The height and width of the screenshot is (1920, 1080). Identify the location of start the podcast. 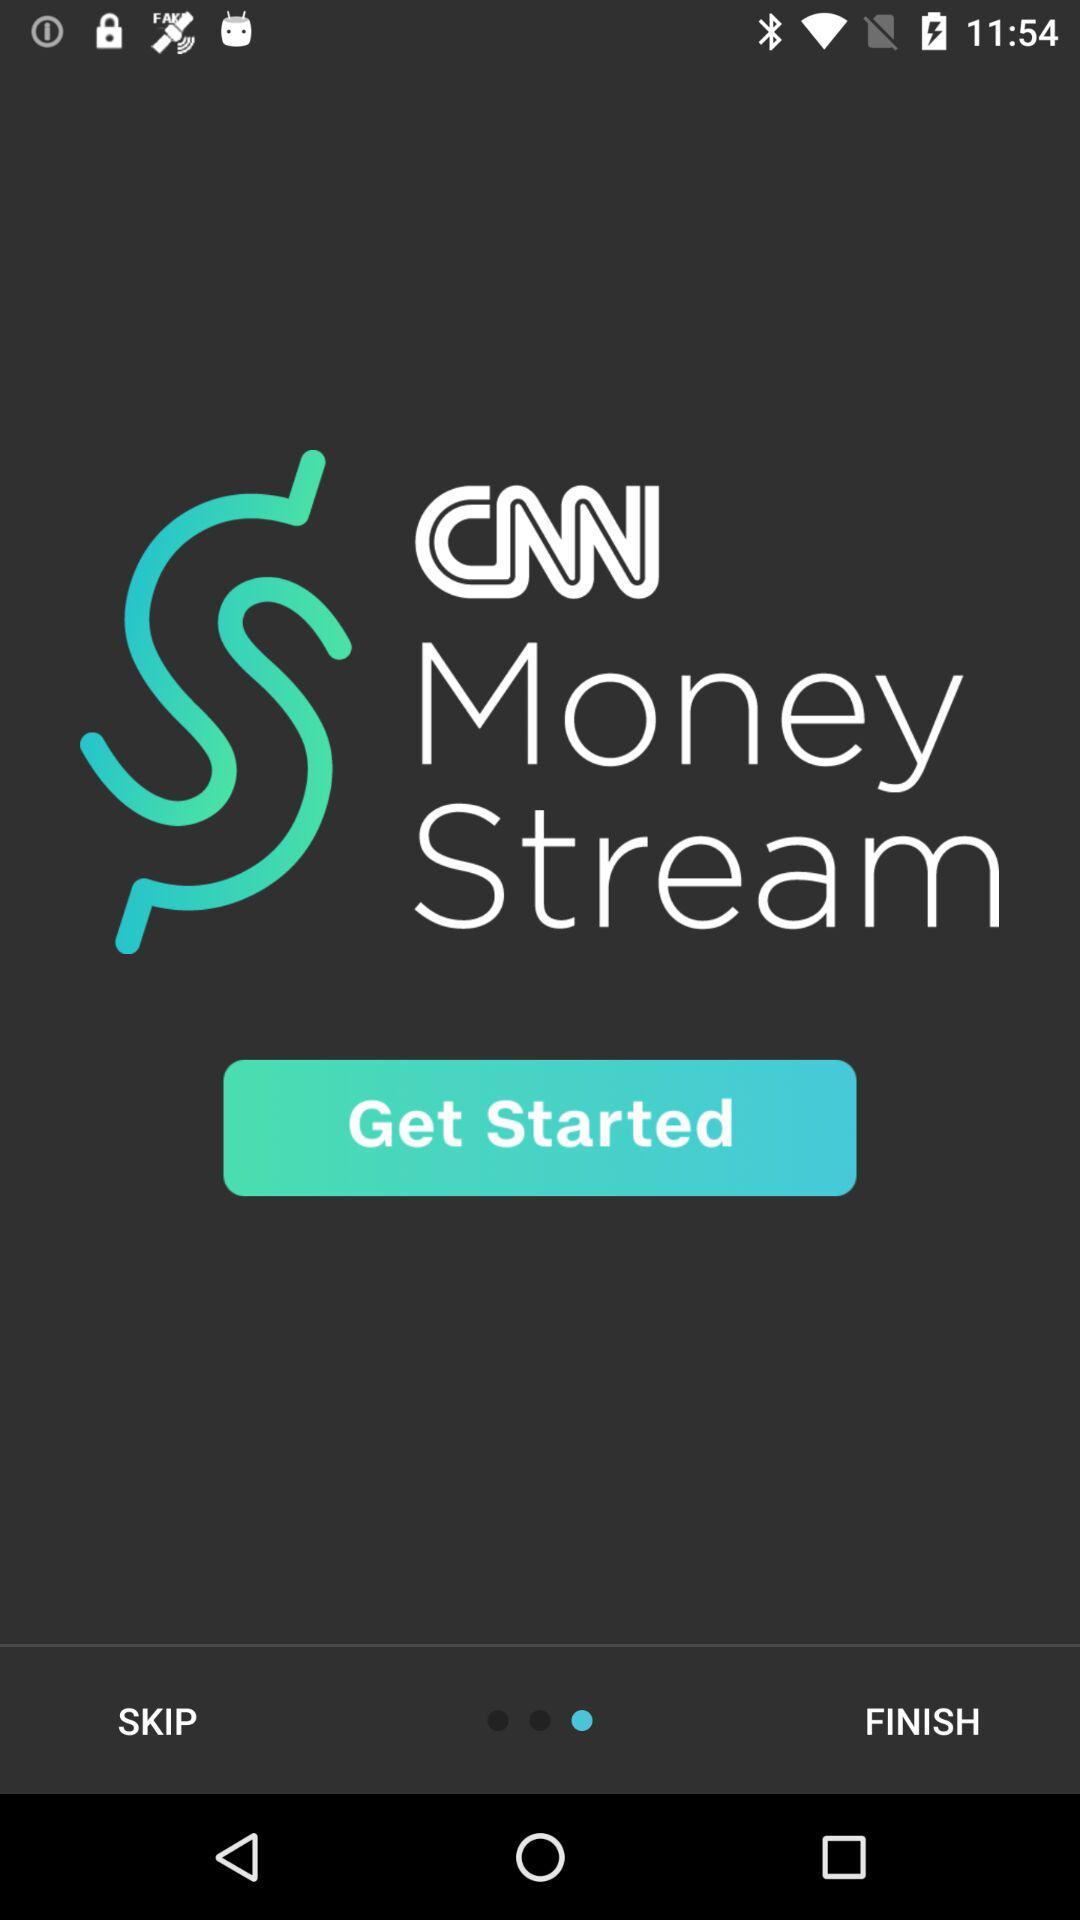
(540, 1128).